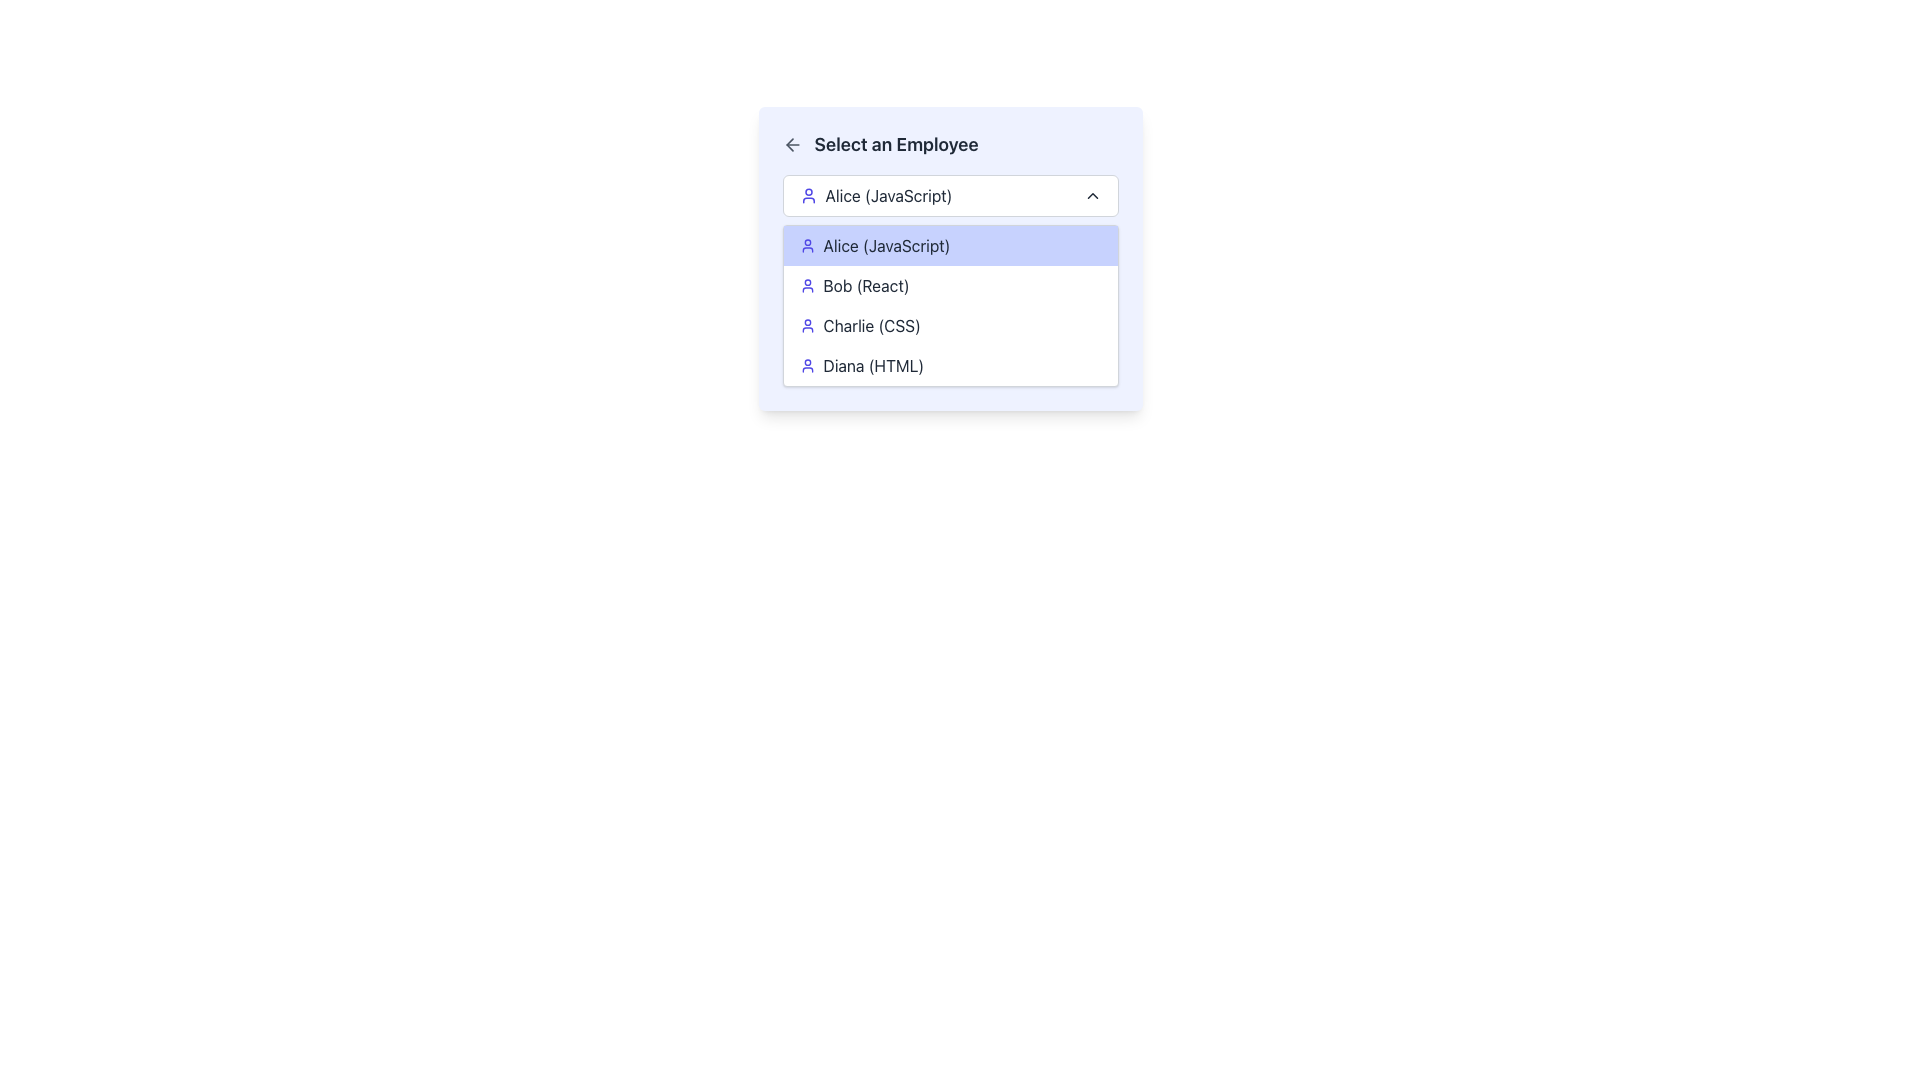 The height and width of the screenshot is (1080, 1920). Describe the element at coordinates (791, 144) in the screenshot. I see `the left-pointing arrow icon adjacent to the 'Select an Employee' text` at that location.